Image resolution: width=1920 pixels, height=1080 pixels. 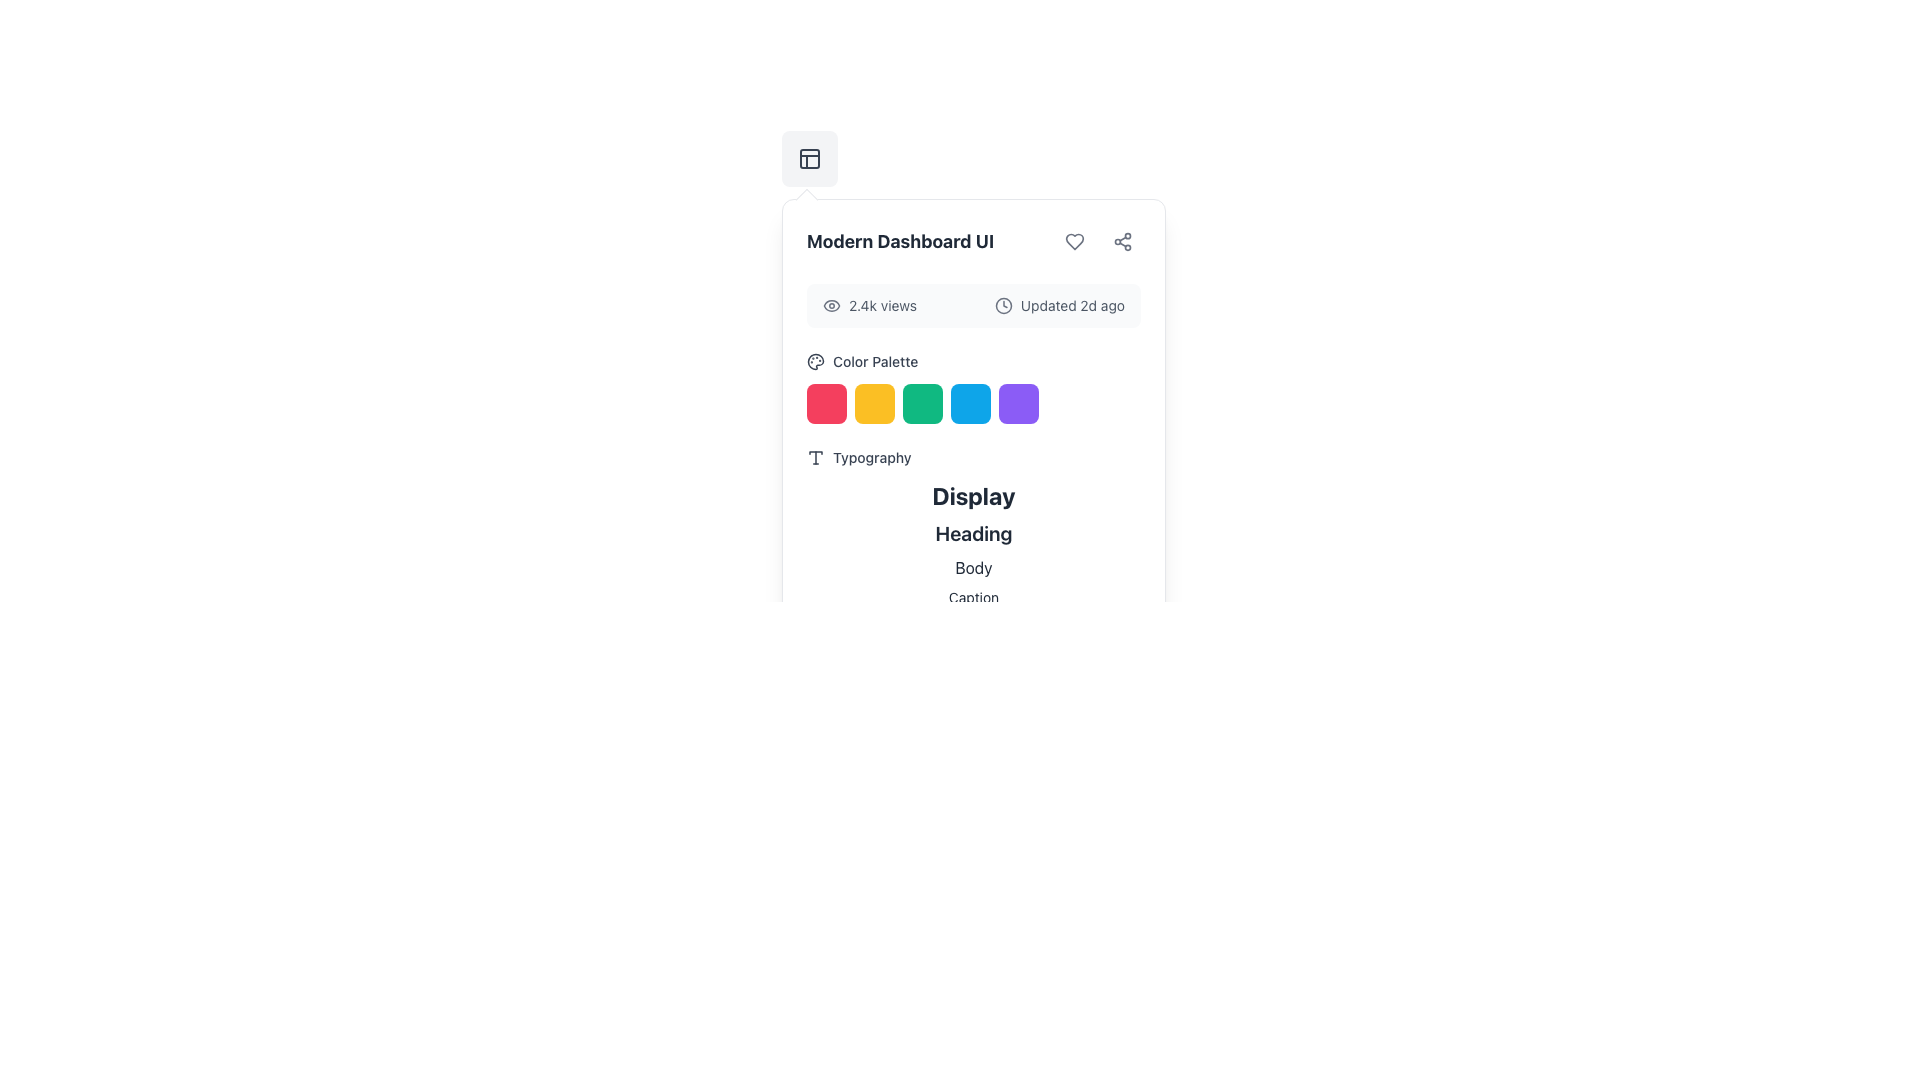 What do you see at coordinates (1003, 305) in the screenshot?
I see `circular SVG shape element that serves as the base of the clock icon located in the top-right section of a card layout using developer tools` at bounding box center [1003, 305].